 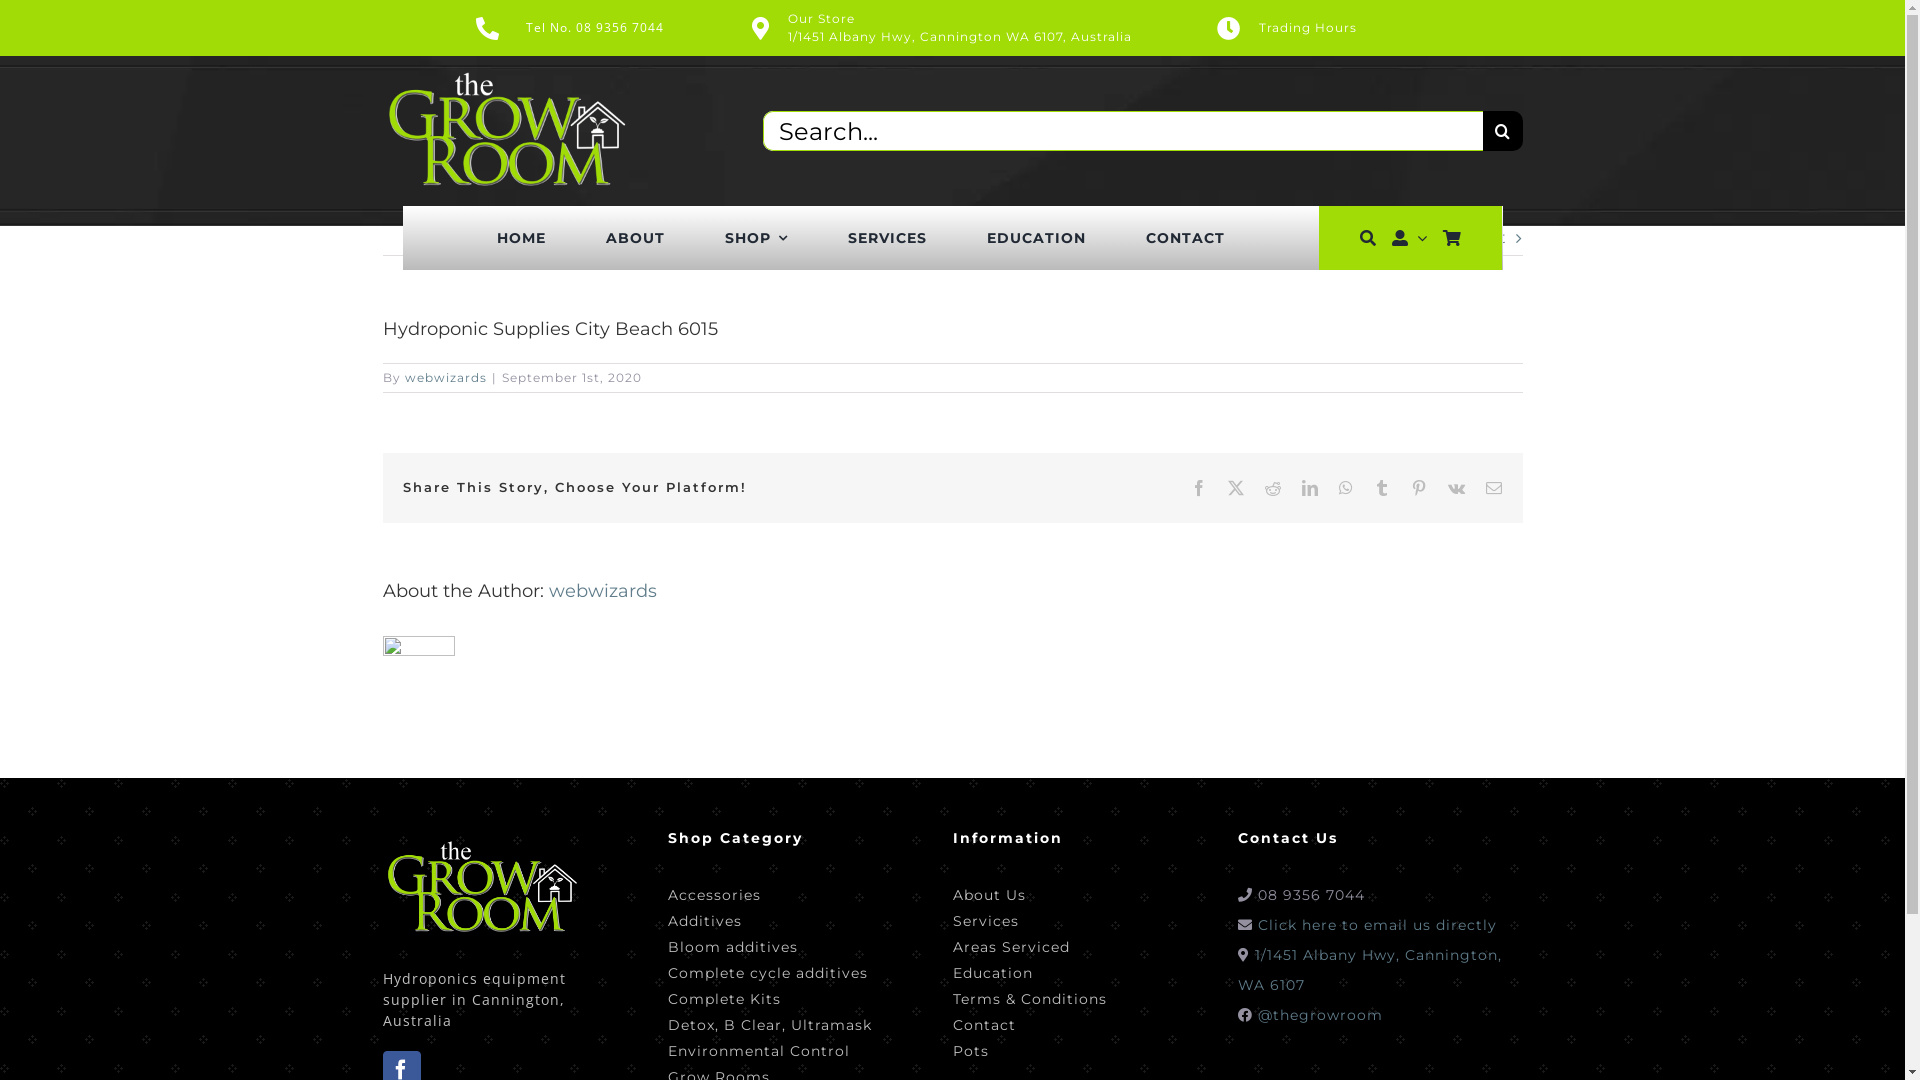 I want to click on 'WhatsApp', so click(x=1345, y=488).